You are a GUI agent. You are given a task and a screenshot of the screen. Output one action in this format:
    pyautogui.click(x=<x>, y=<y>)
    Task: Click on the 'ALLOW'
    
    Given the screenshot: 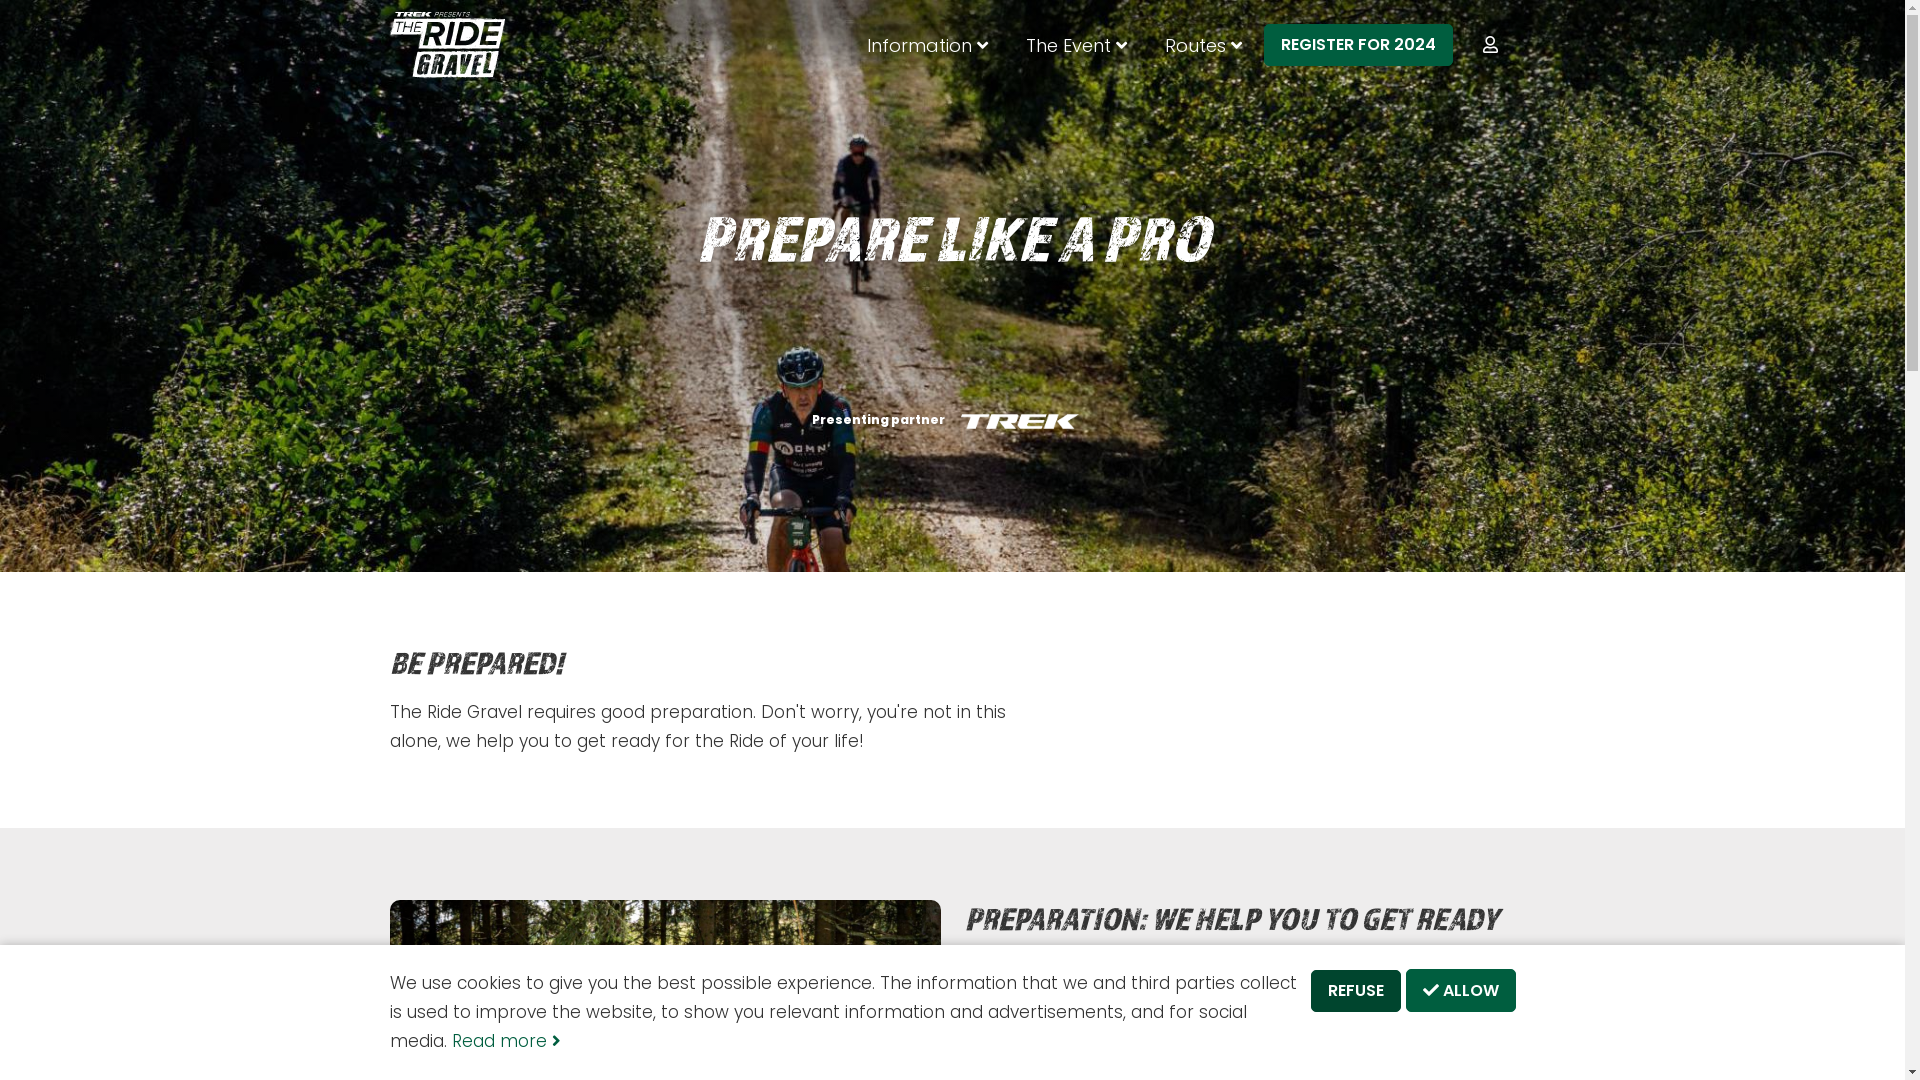 What is the action you would take?
    pyautogui.click(x=1405, y=990)
    